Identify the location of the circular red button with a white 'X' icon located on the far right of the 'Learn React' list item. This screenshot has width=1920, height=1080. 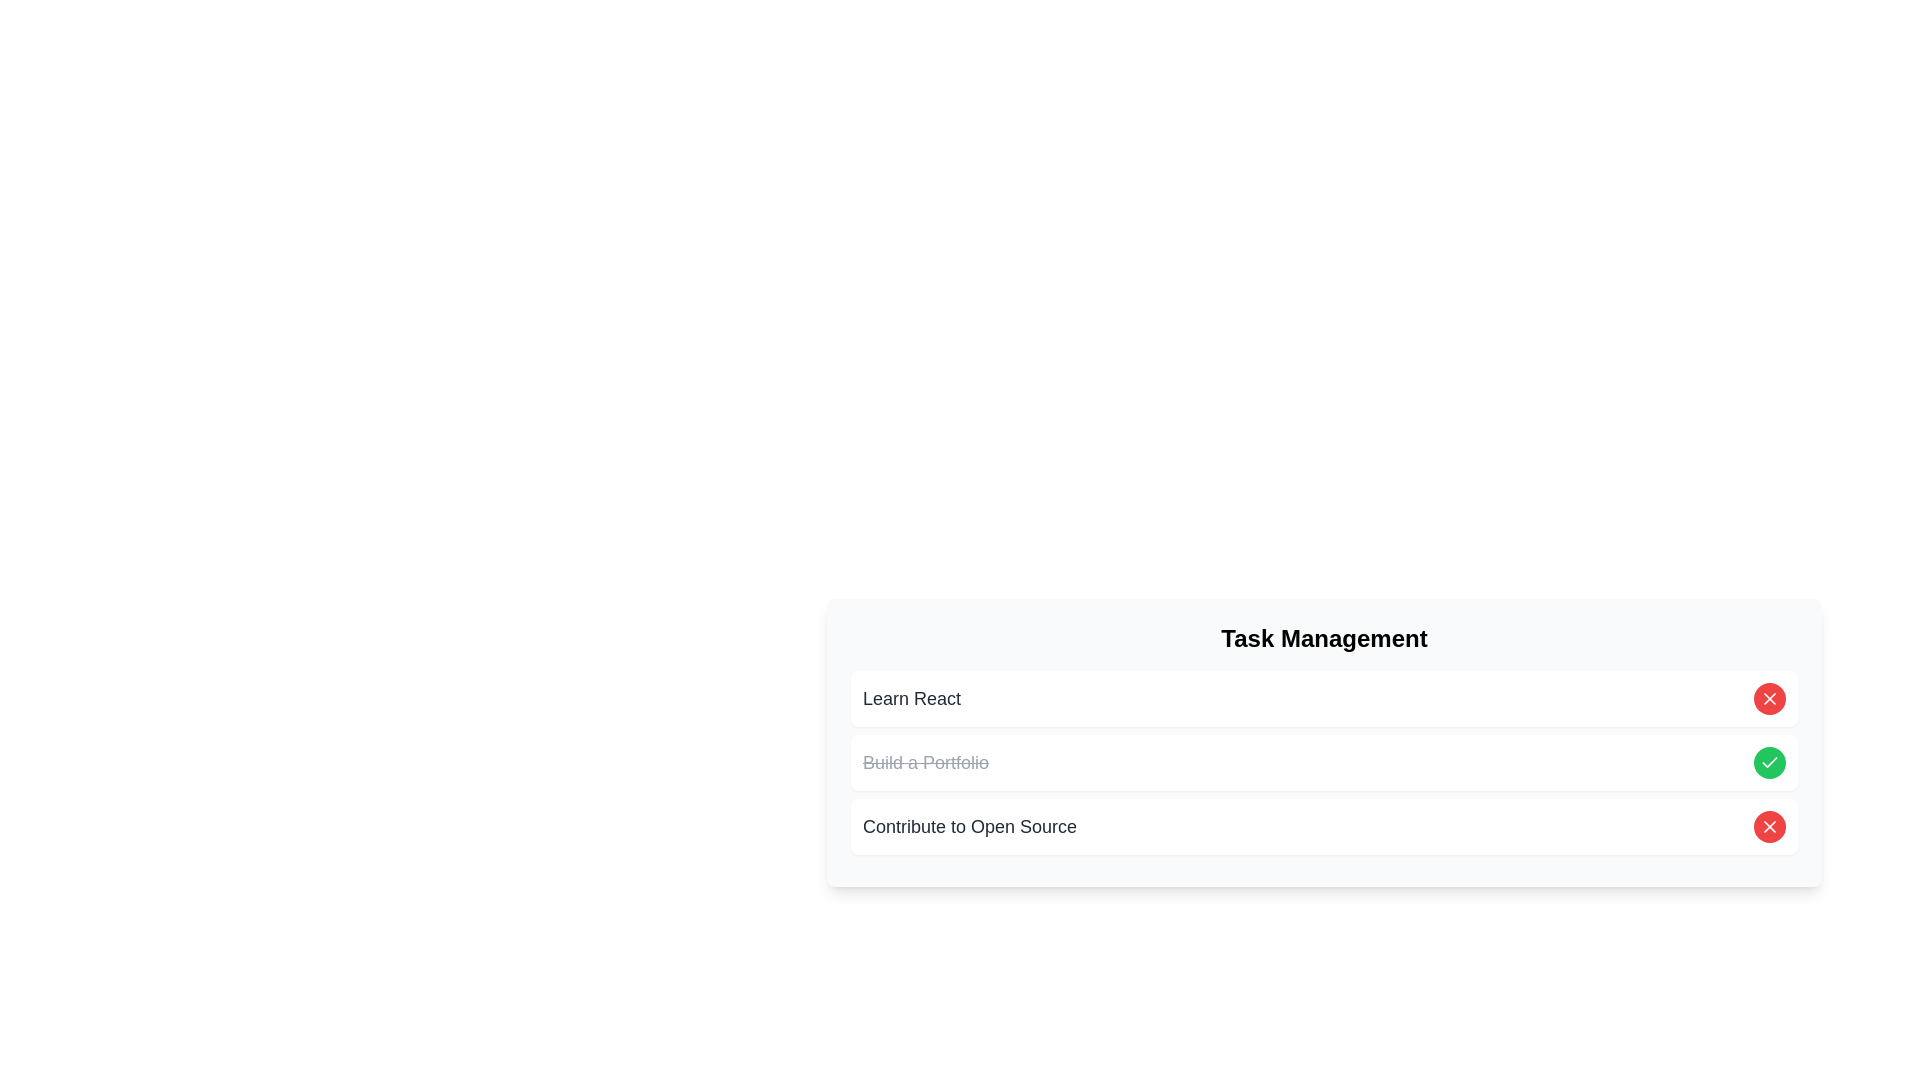
(1770, 697).